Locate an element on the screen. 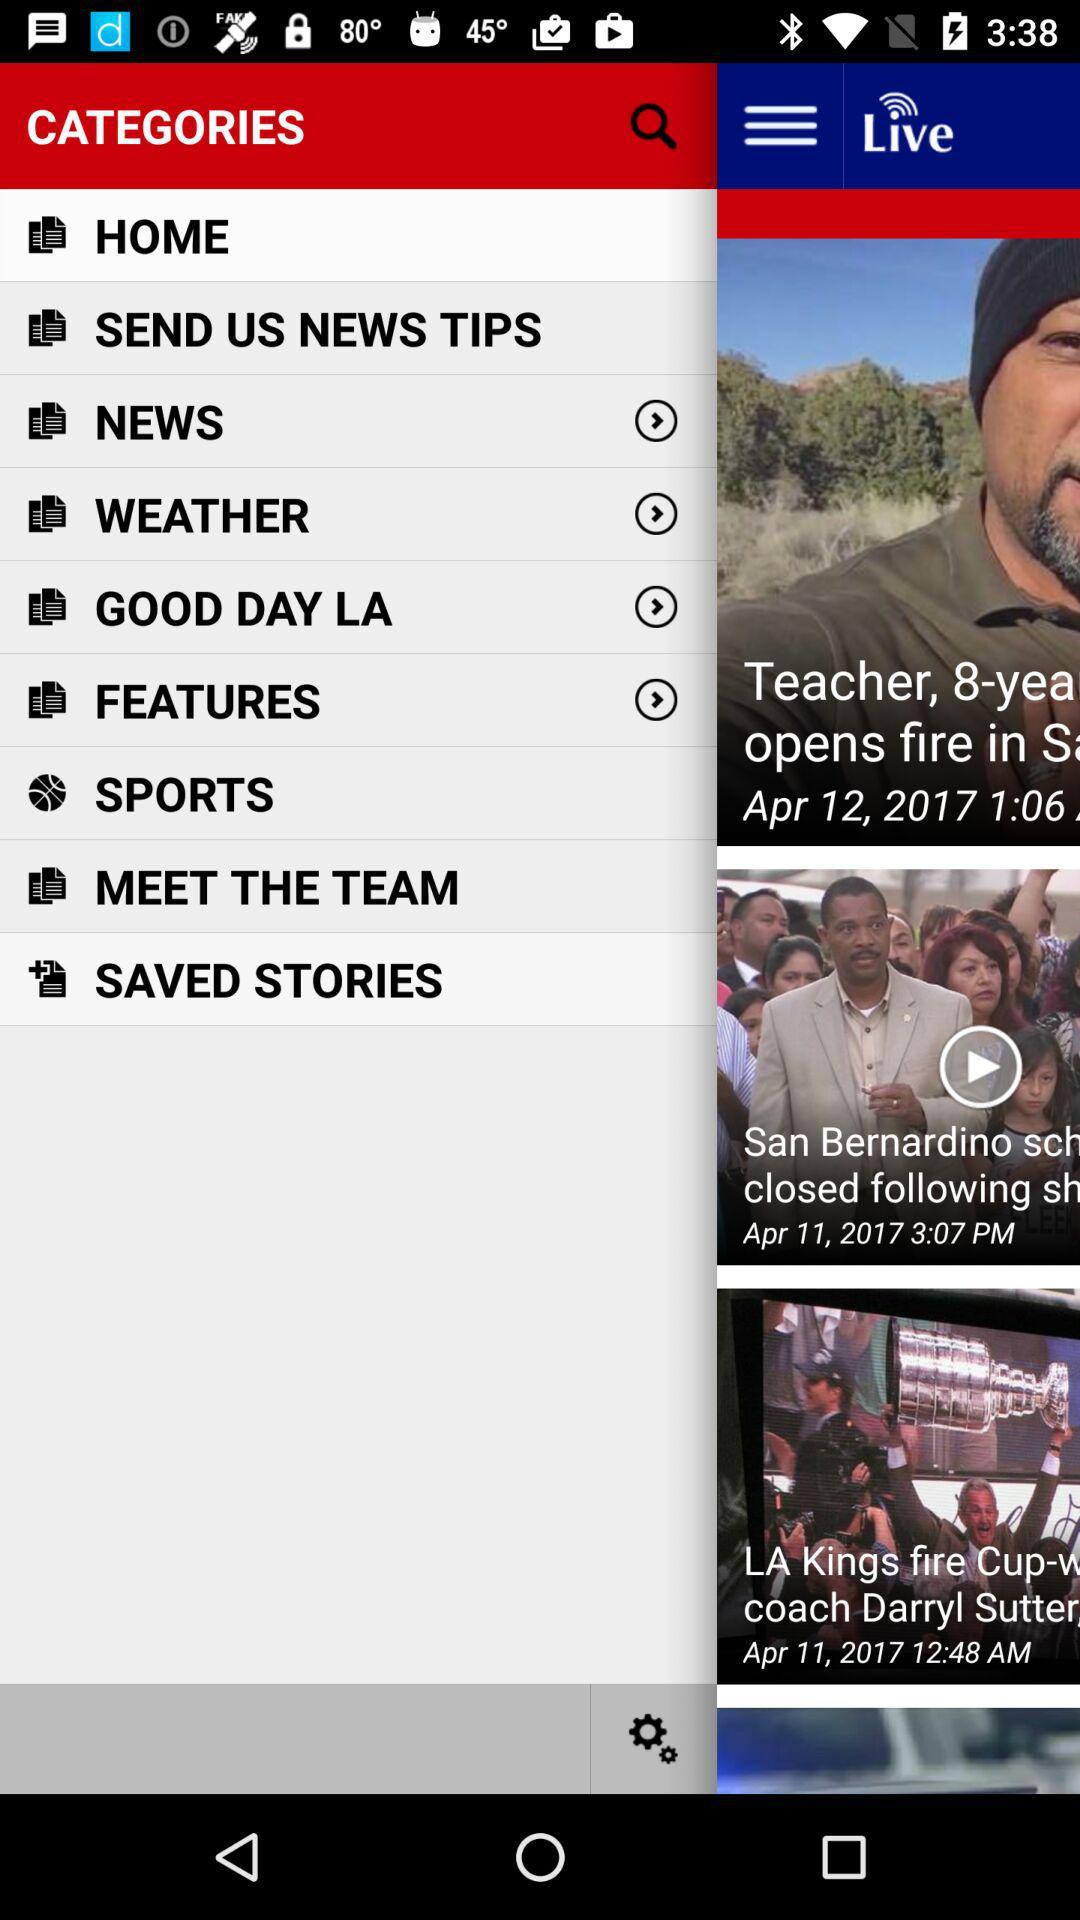 This screenshot has height=1920, width=1080. open settings is located at coordinates (654, 1737).